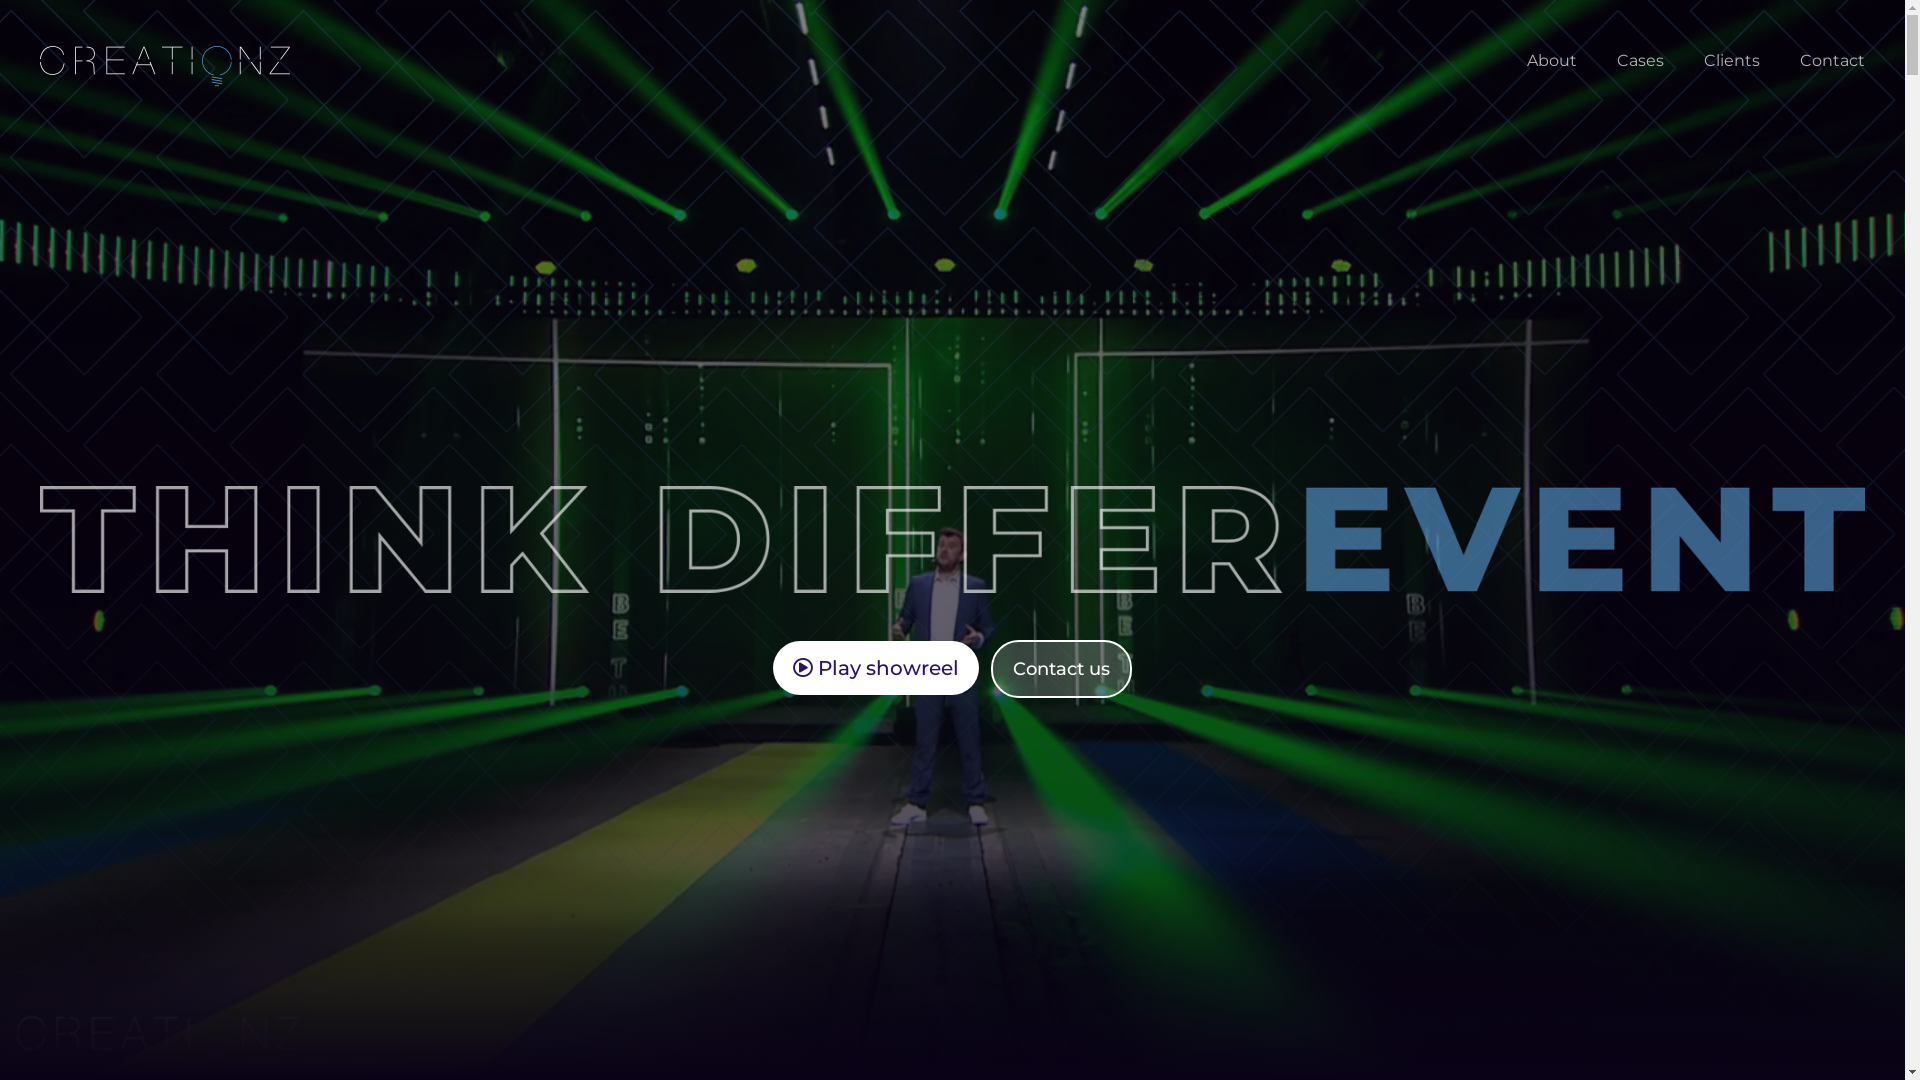  What do you see at coordinates (1550, 59) in the screenshot?
I see `'About'` at bounding box center [1550, 59].